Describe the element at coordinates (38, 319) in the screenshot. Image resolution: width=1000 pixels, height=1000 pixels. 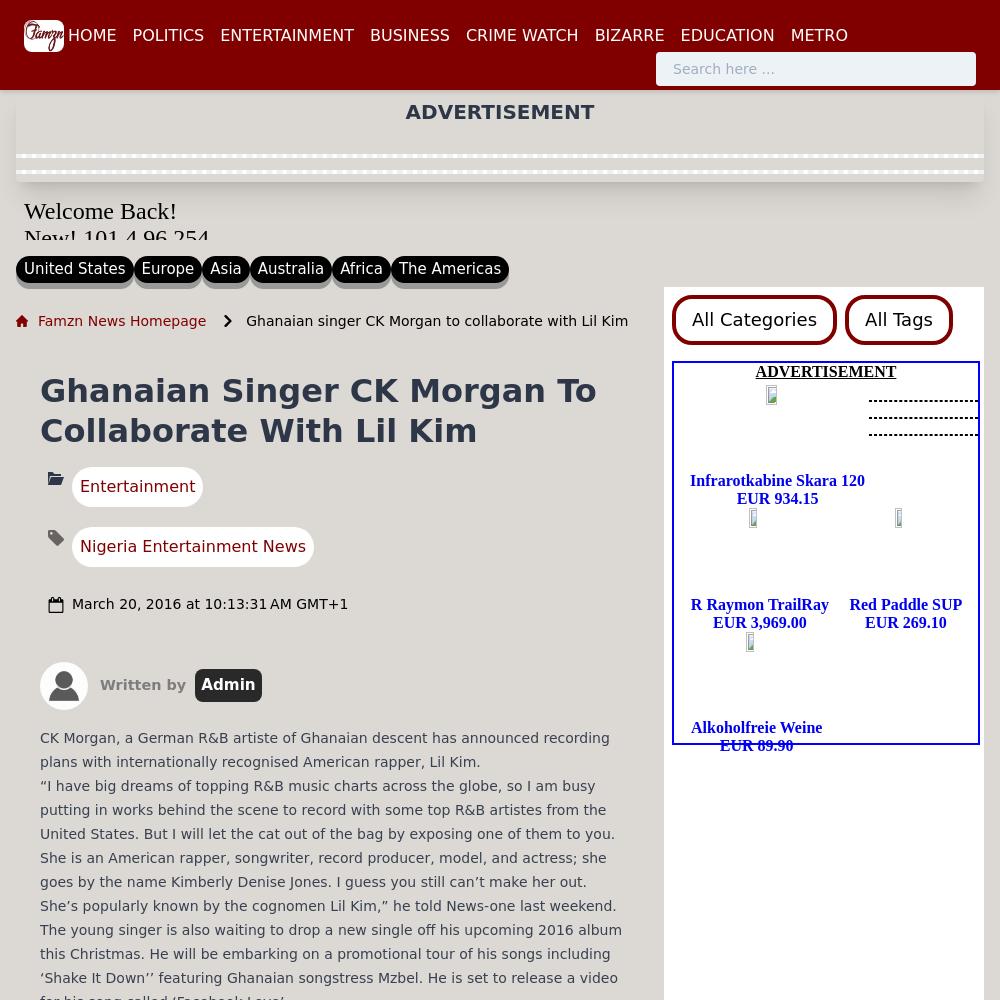
I see `'Famzn News Homepage'` at that location.